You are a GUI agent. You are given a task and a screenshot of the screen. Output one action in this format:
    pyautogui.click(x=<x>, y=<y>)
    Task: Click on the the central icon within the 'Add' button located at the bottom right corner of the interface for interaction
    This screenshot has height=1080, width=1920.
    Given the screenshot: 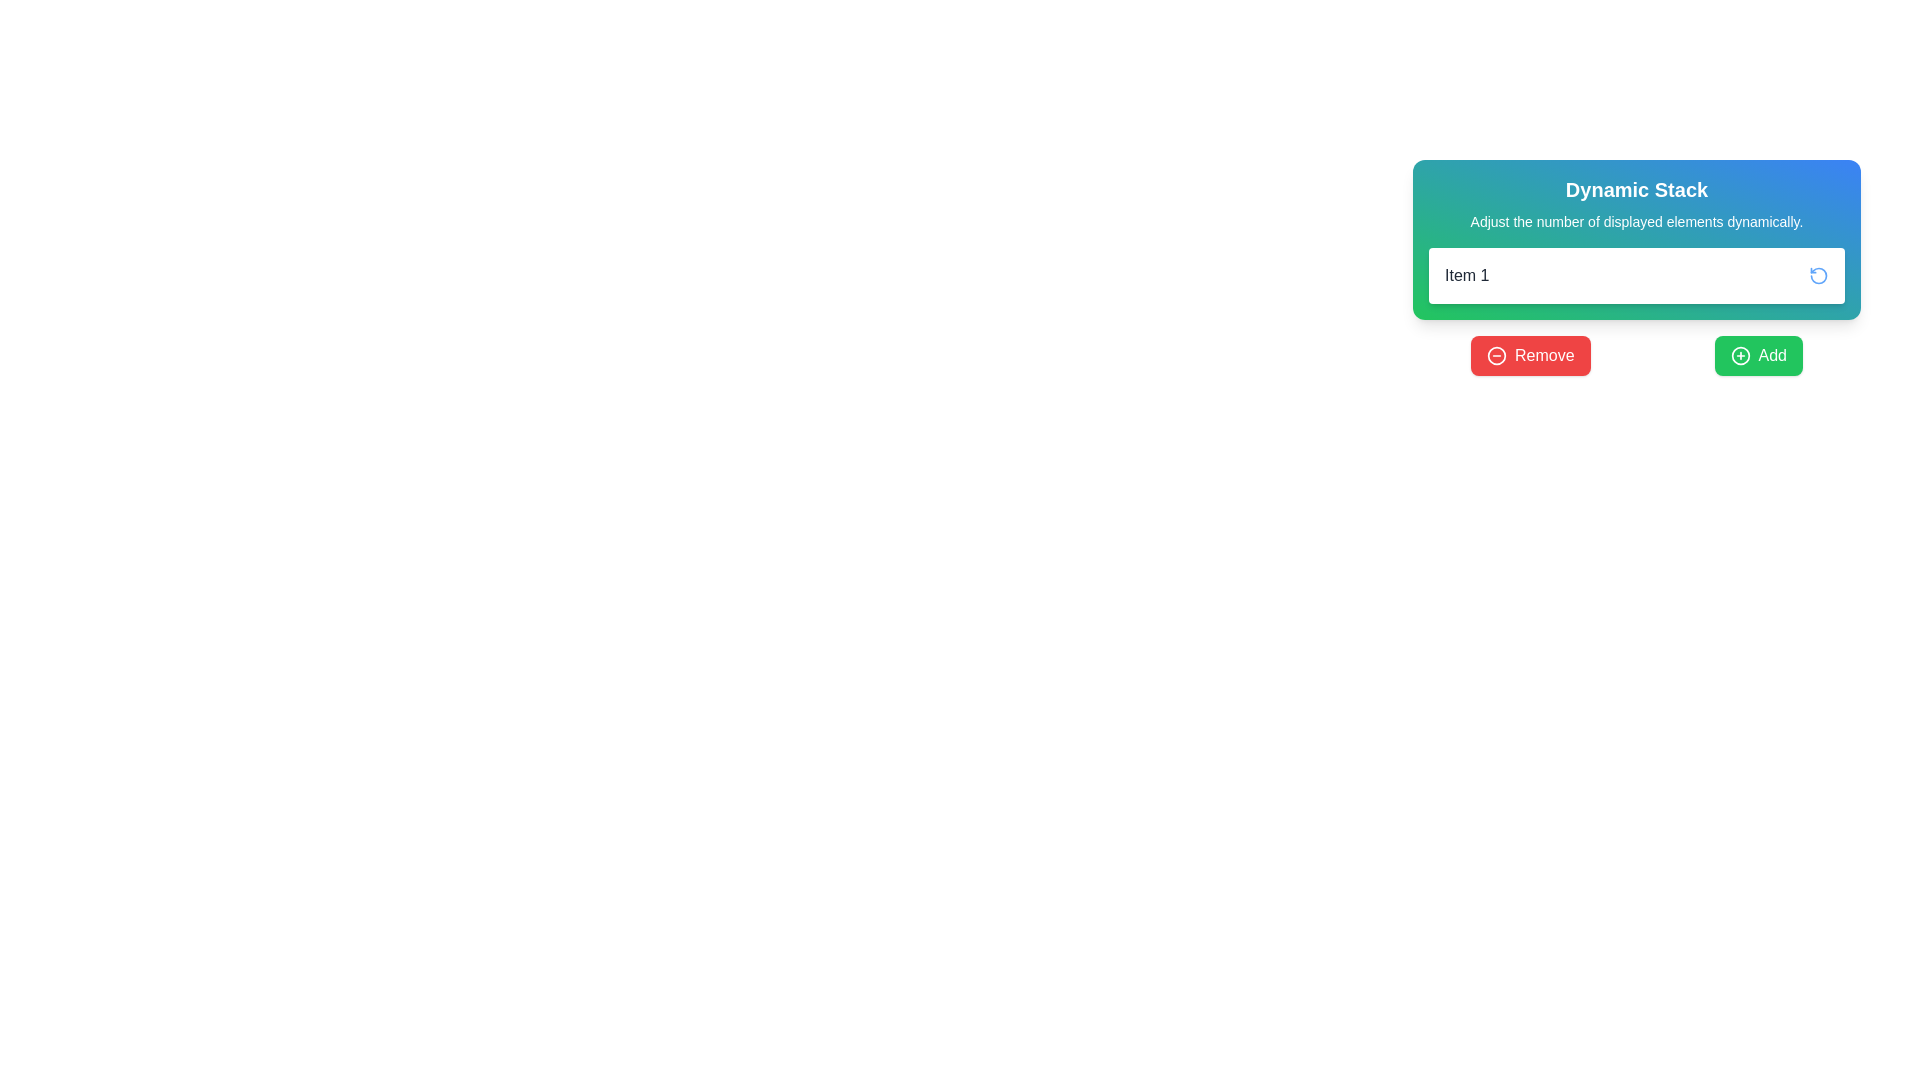 What is the action you would take?
    pyautogui.click(x=1738, y=354)
    